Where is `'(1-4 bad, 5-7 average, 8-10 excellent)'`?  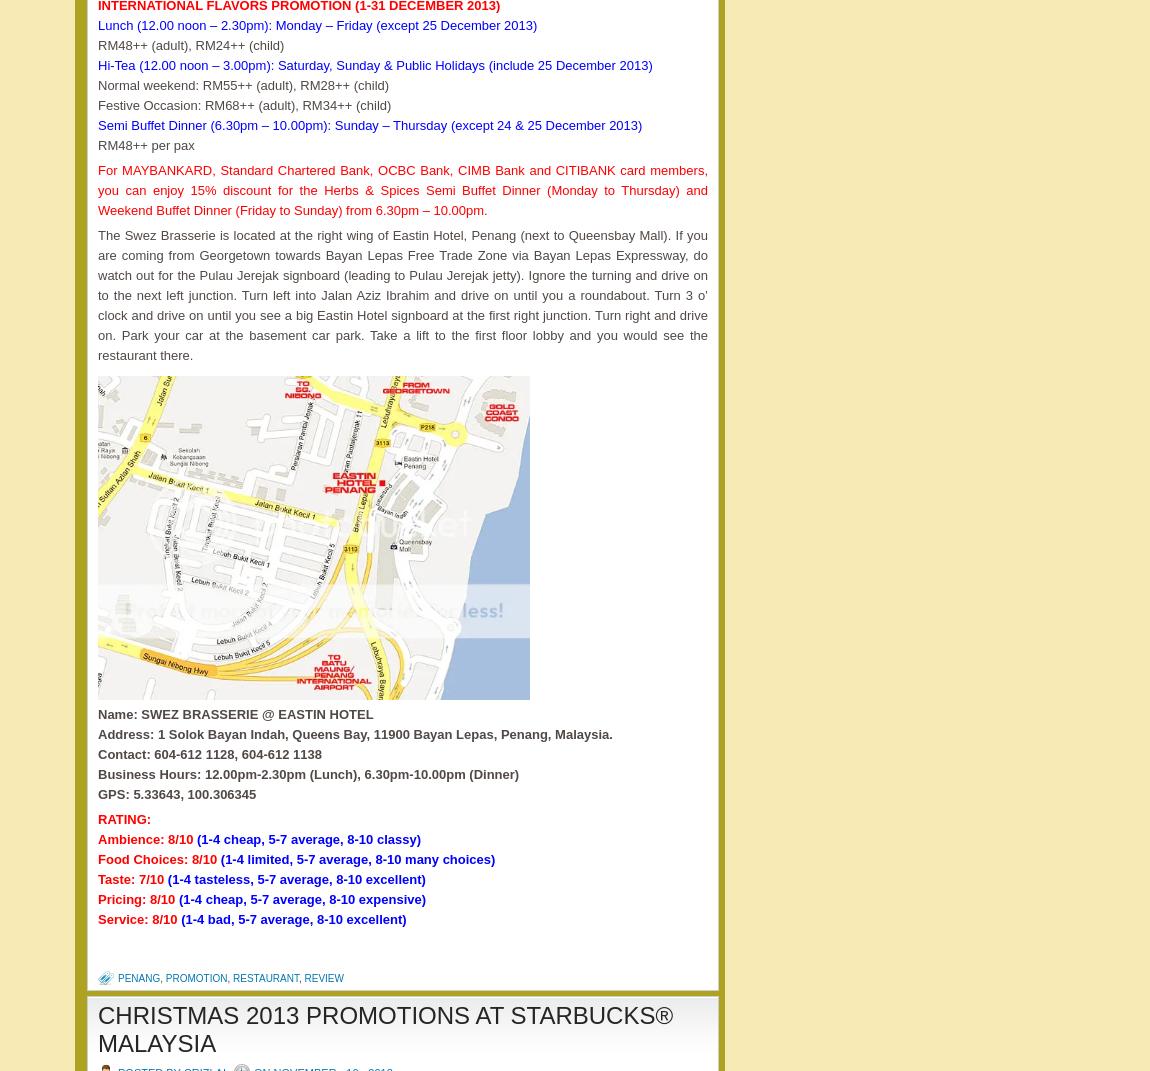 '(1-4 bad, 5-7 average, 8-10 excellent)' is located at coordinates (293, 918).